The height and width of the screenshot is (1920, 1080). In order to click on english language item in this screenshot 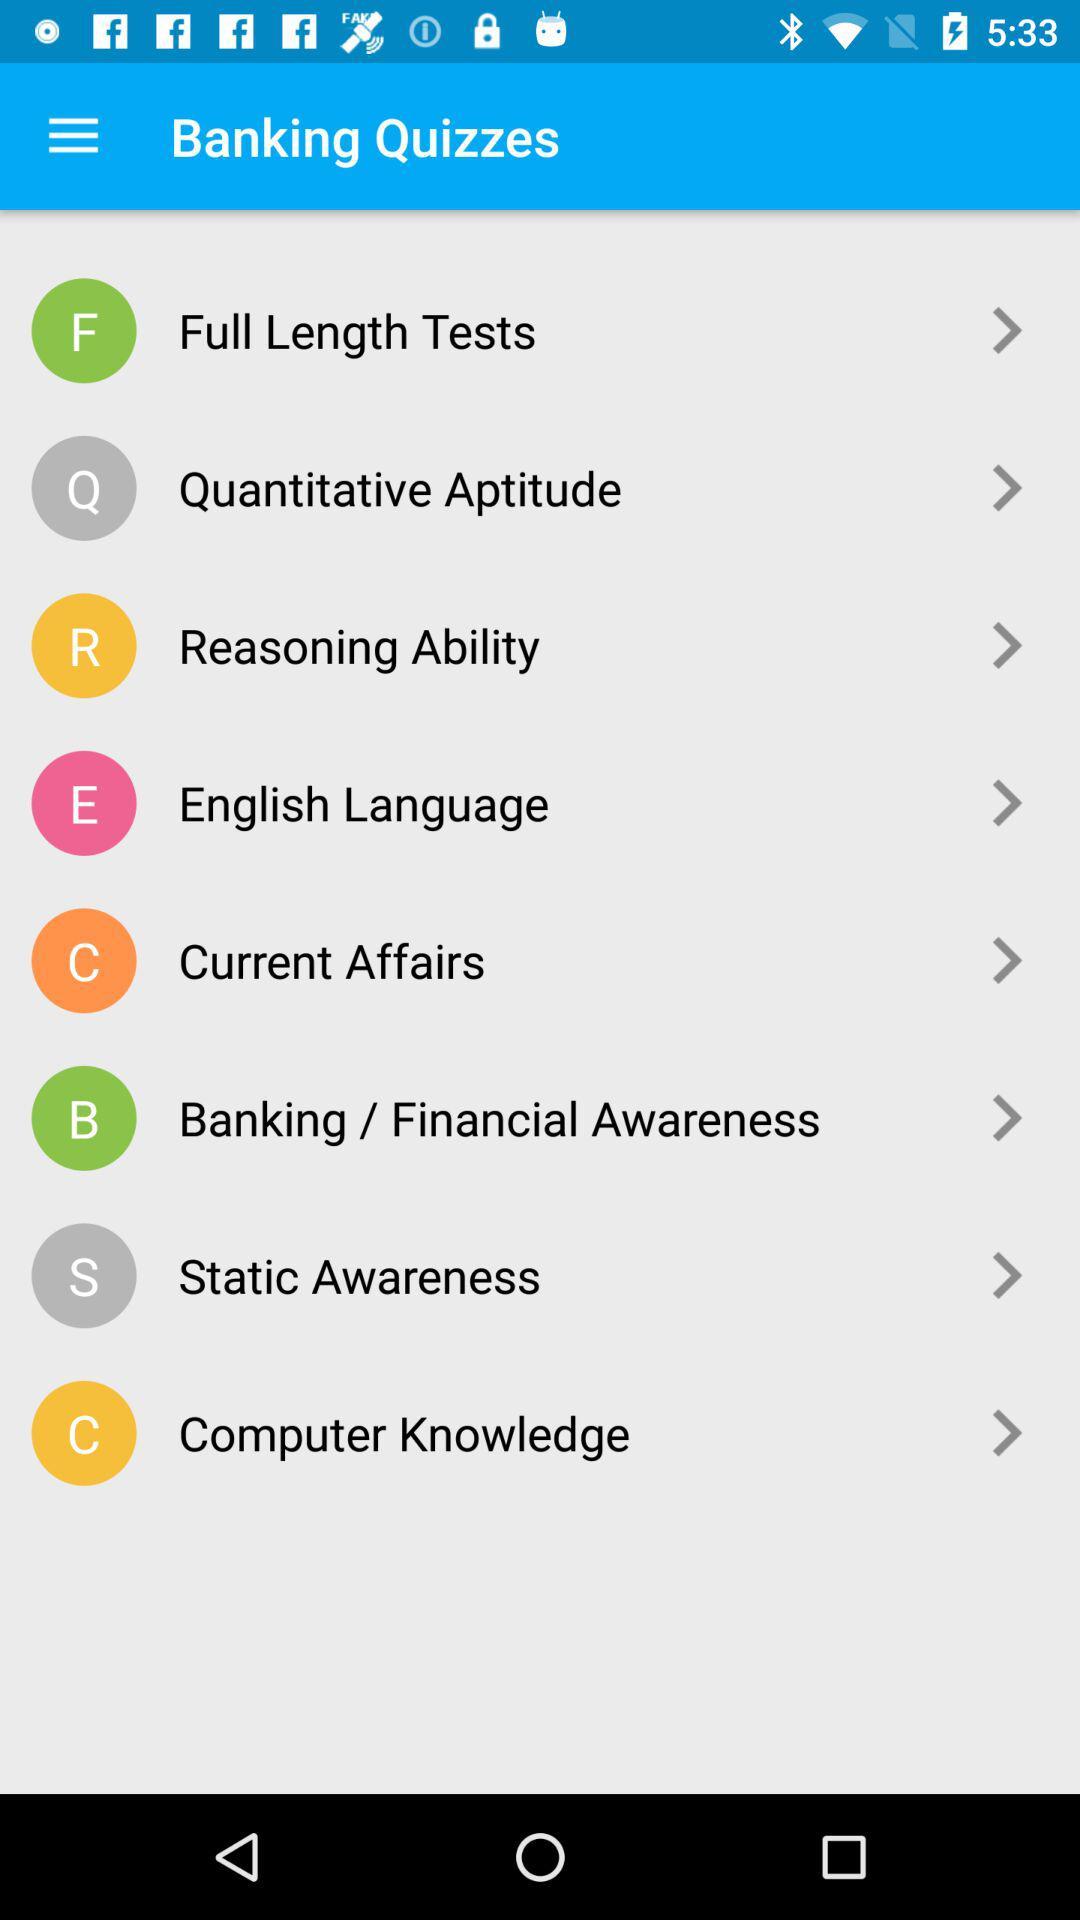, I will do `click(561, 802)`.